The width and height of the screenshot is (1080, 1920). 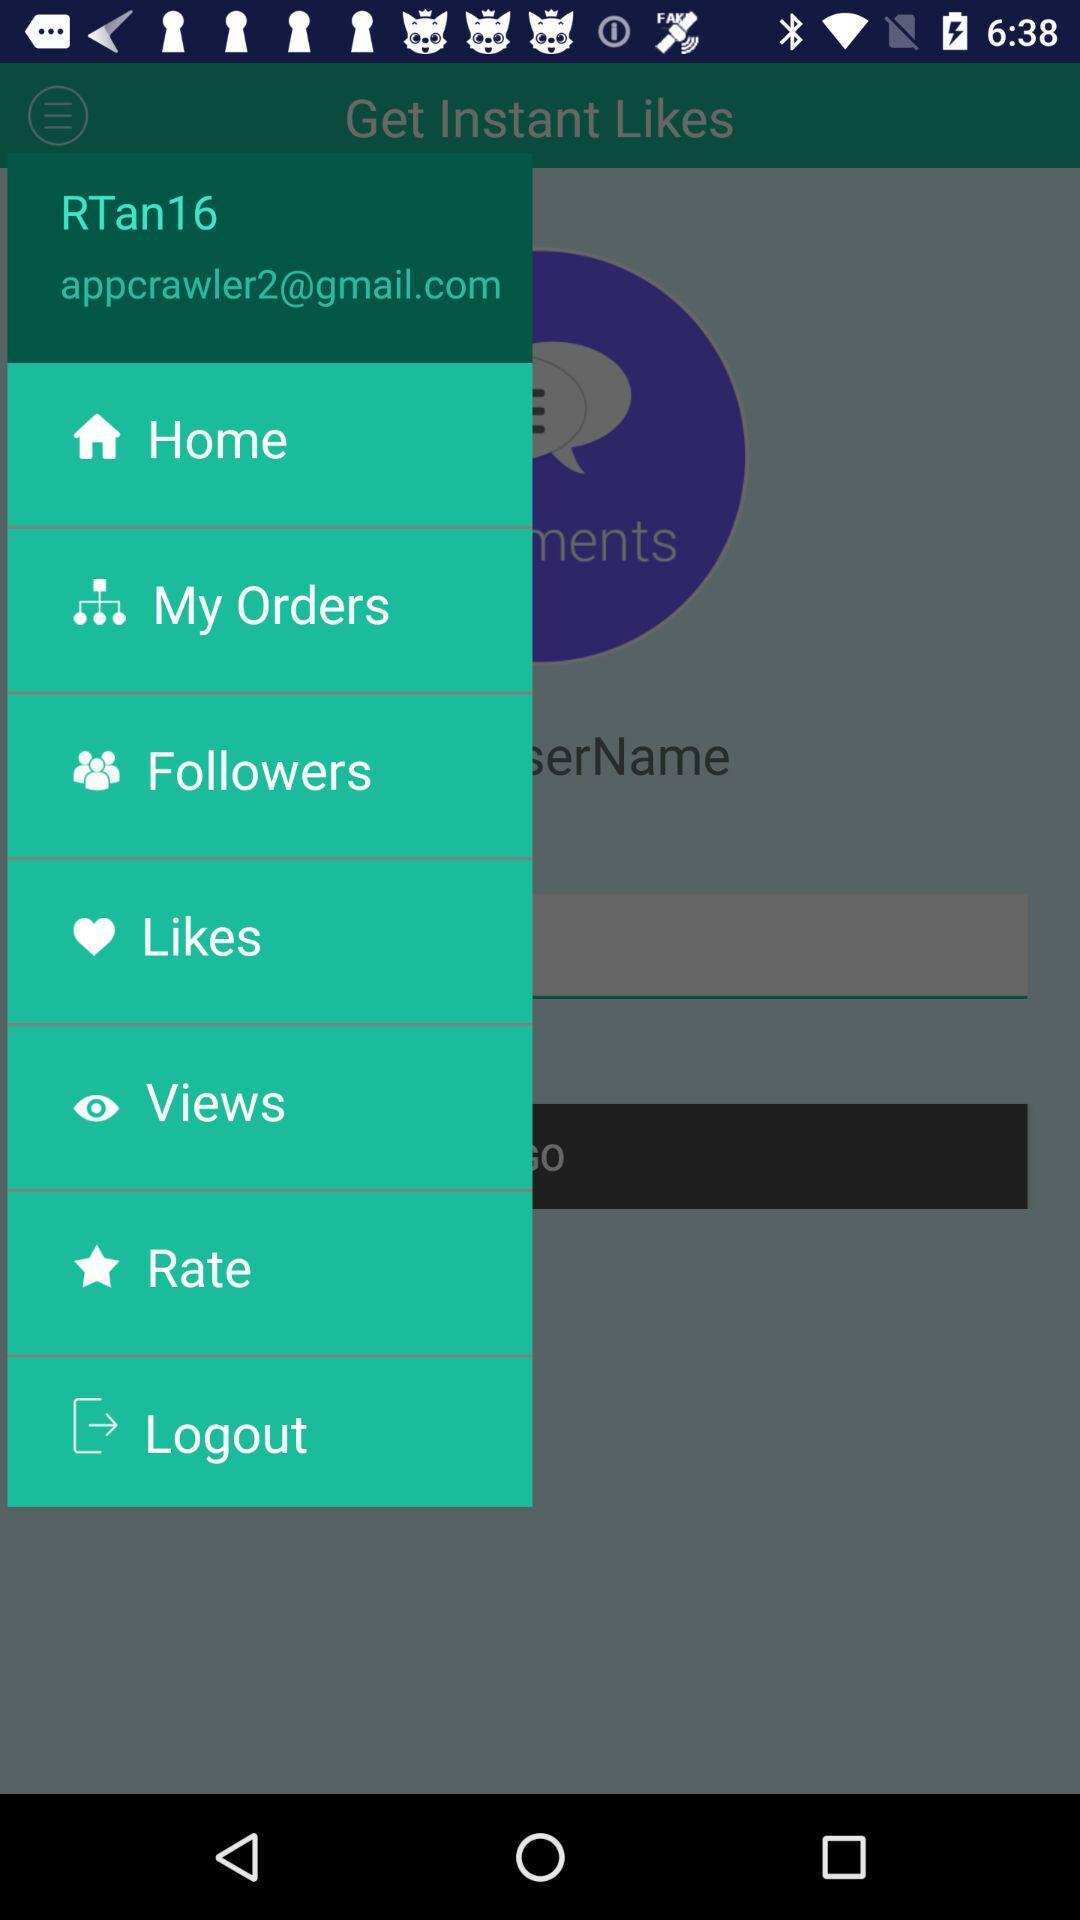 What do you see at coordinates (258, 768) in the screenshot?
I see `the followers` at bounding box center [258, 768].